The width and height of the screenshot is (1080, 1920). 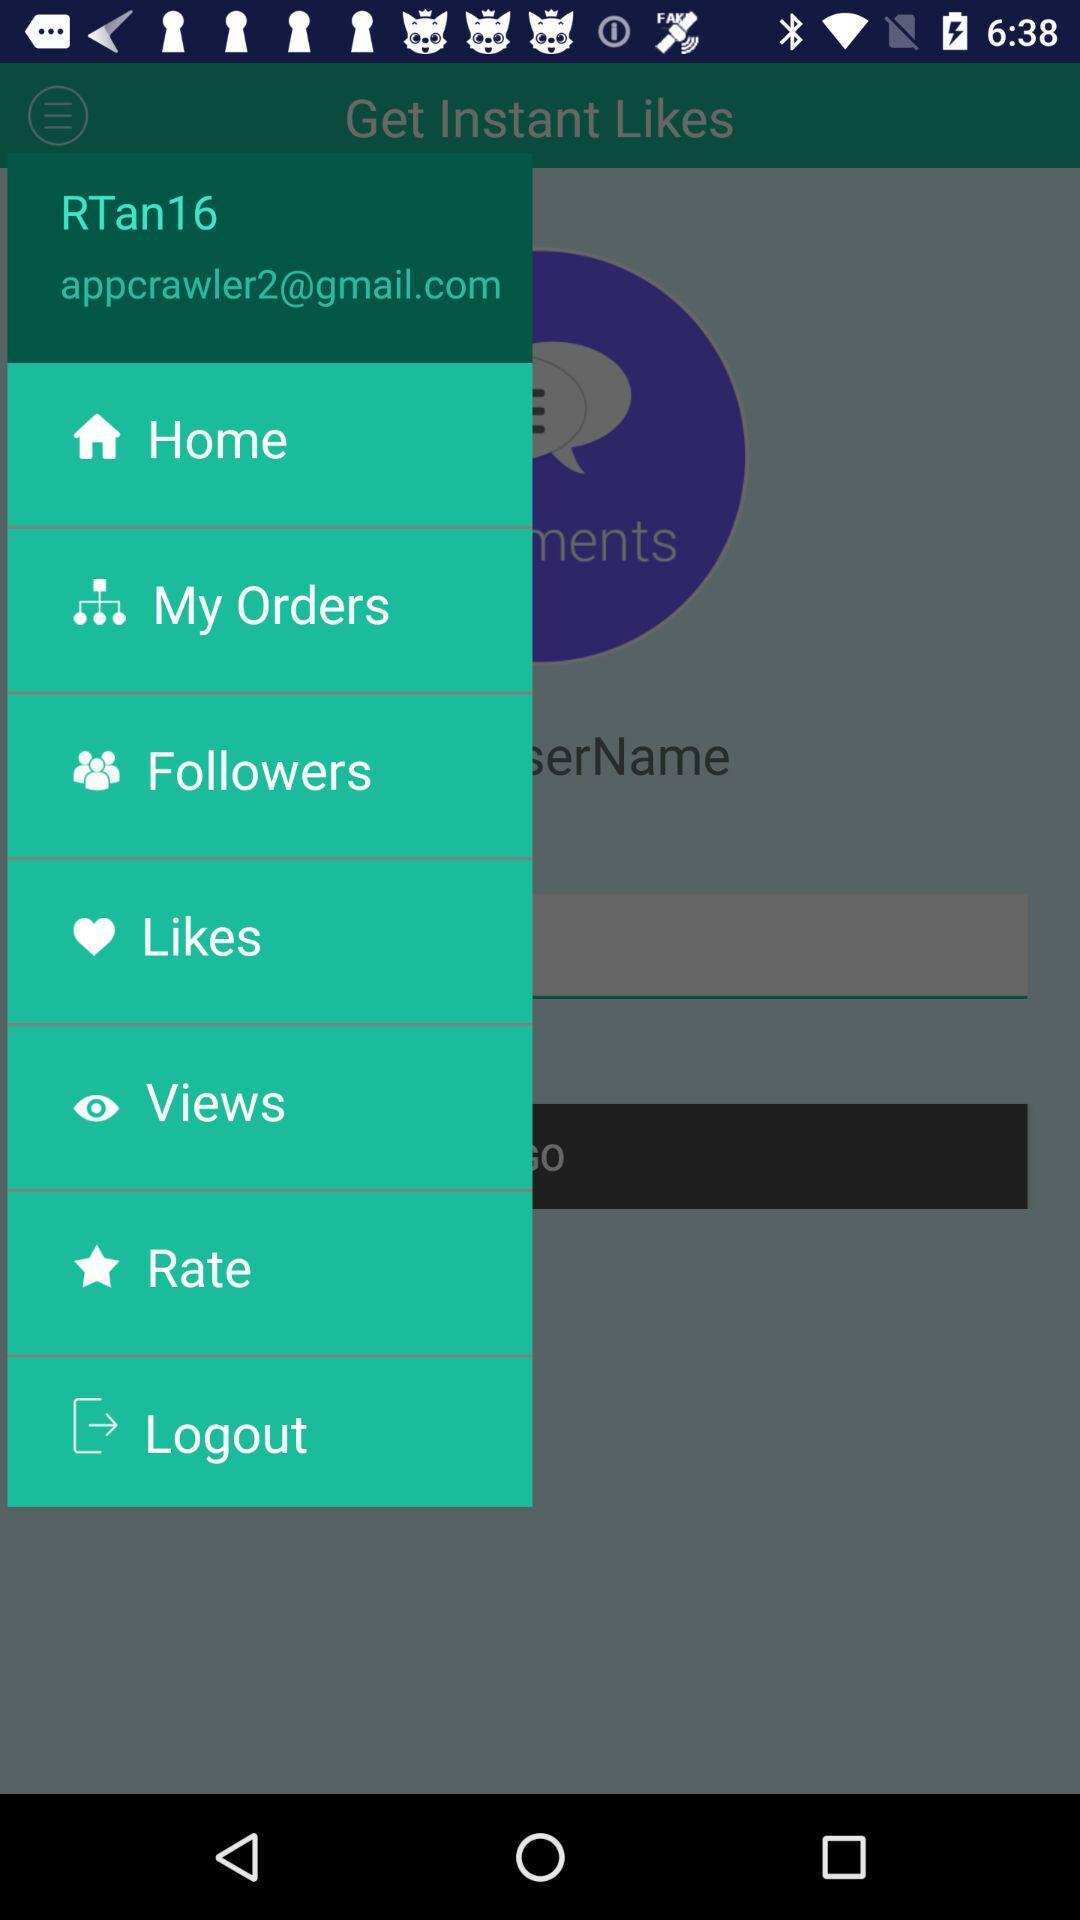 What do you see at coordinates (258, 768) in the screenshot?
I see `the followers` at bounding box center [258, 768].